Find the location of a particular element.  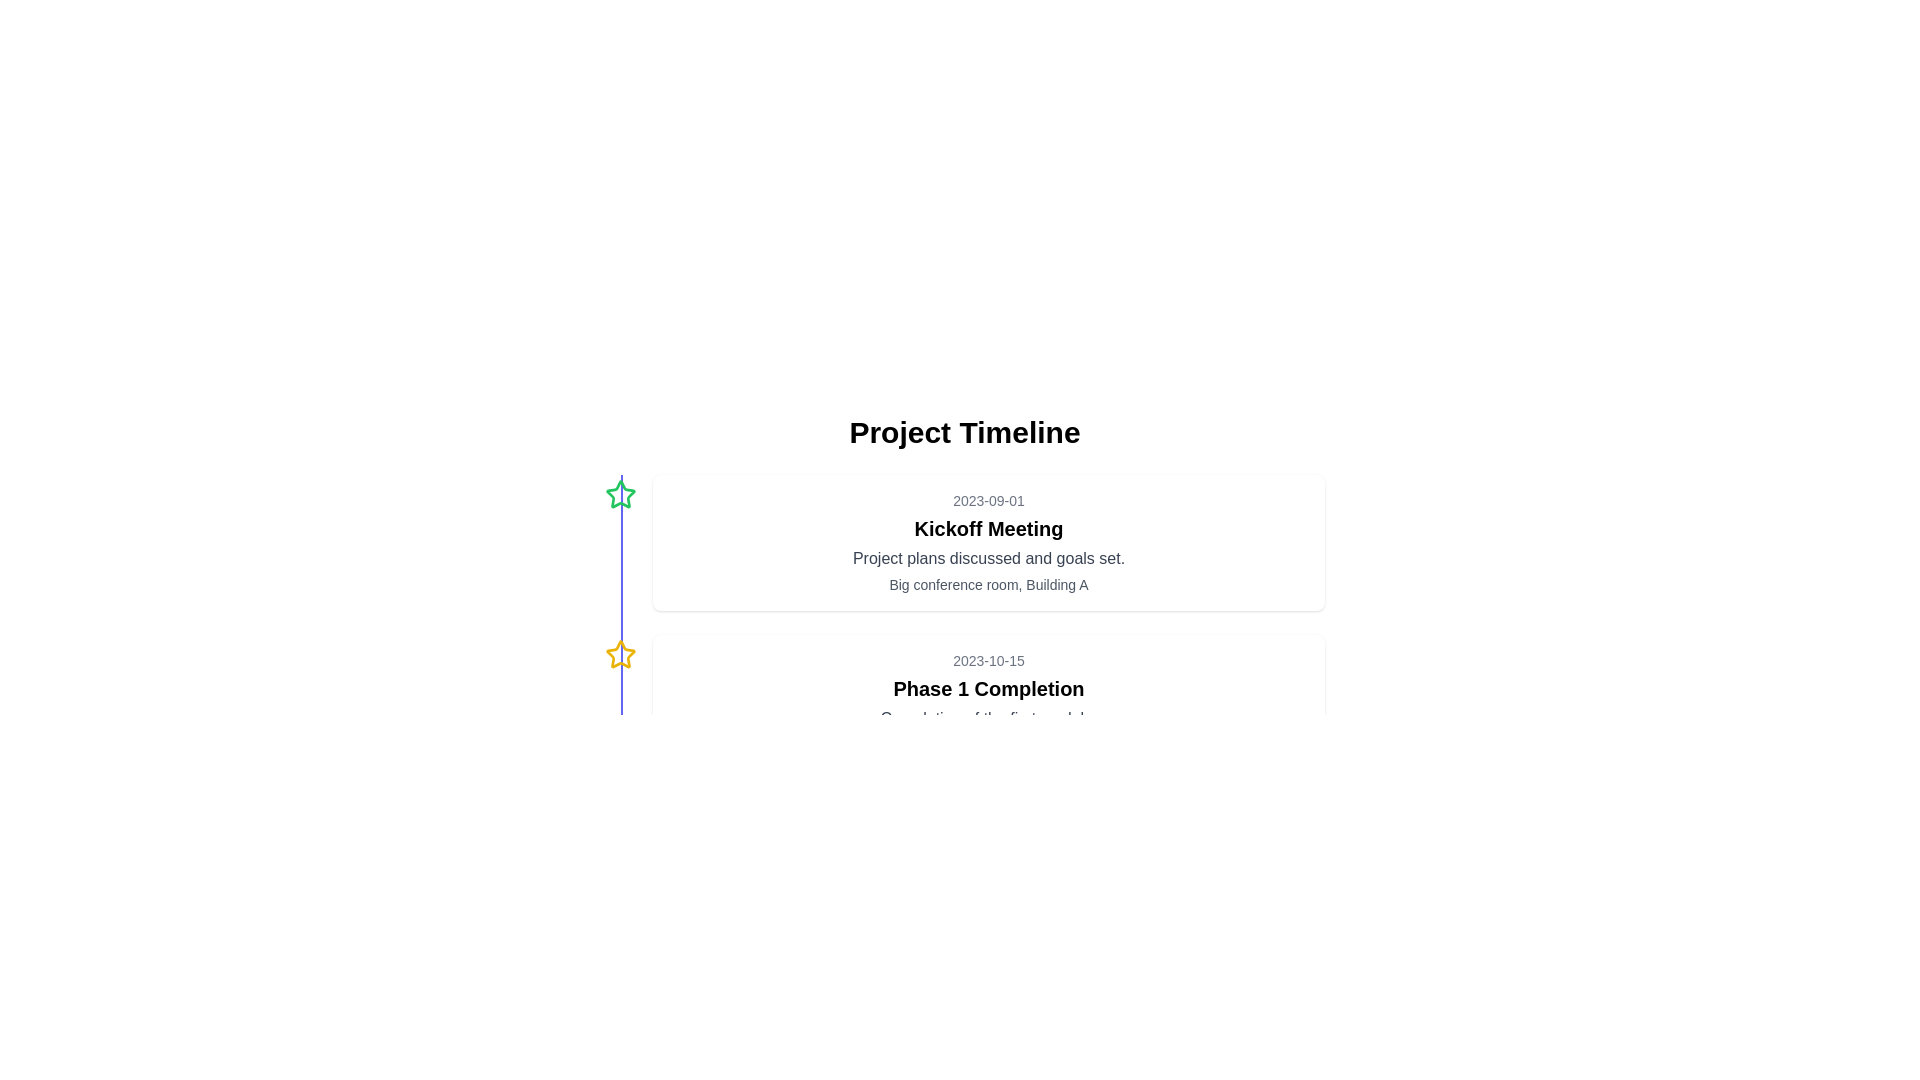

the second event entry in the vertically arranged timeline is located at coordinates (964, 701).